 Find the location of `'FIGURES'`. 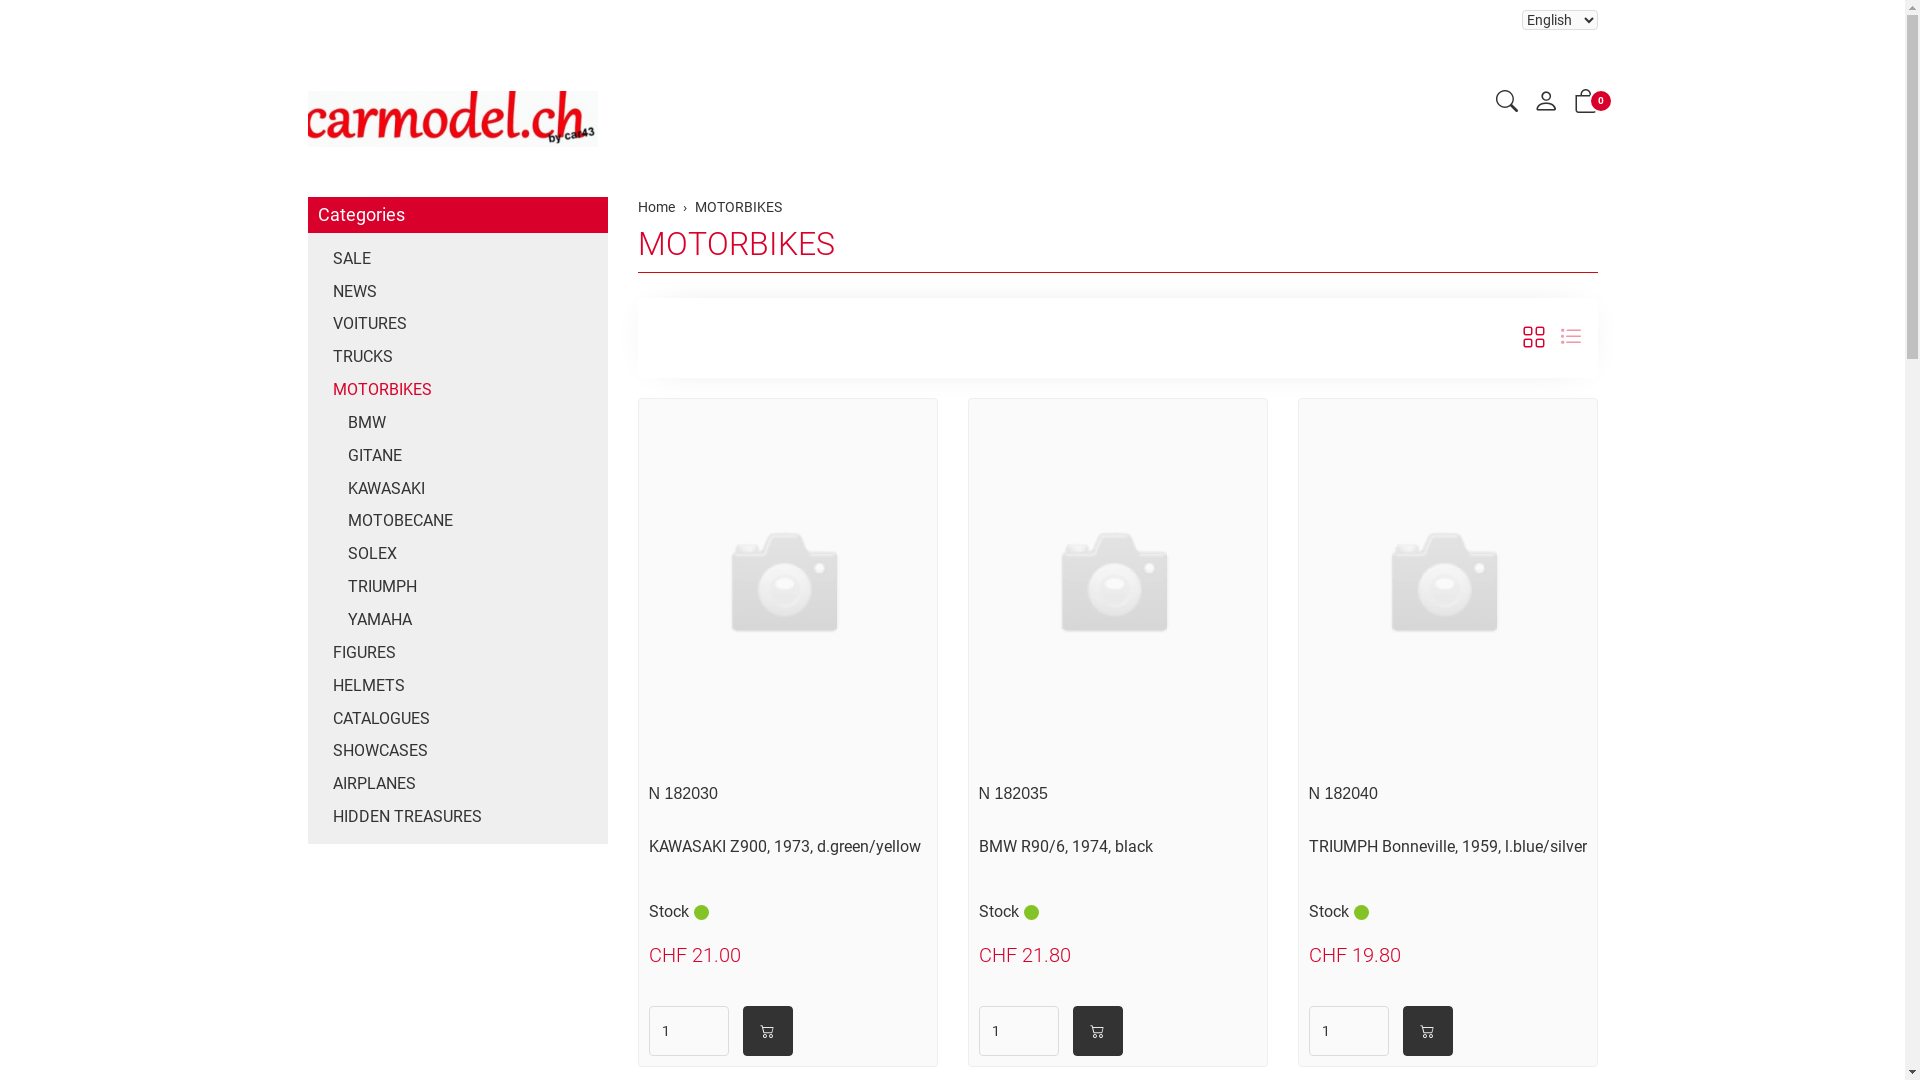

'FIGURES' is located at coordinates (456, 653).